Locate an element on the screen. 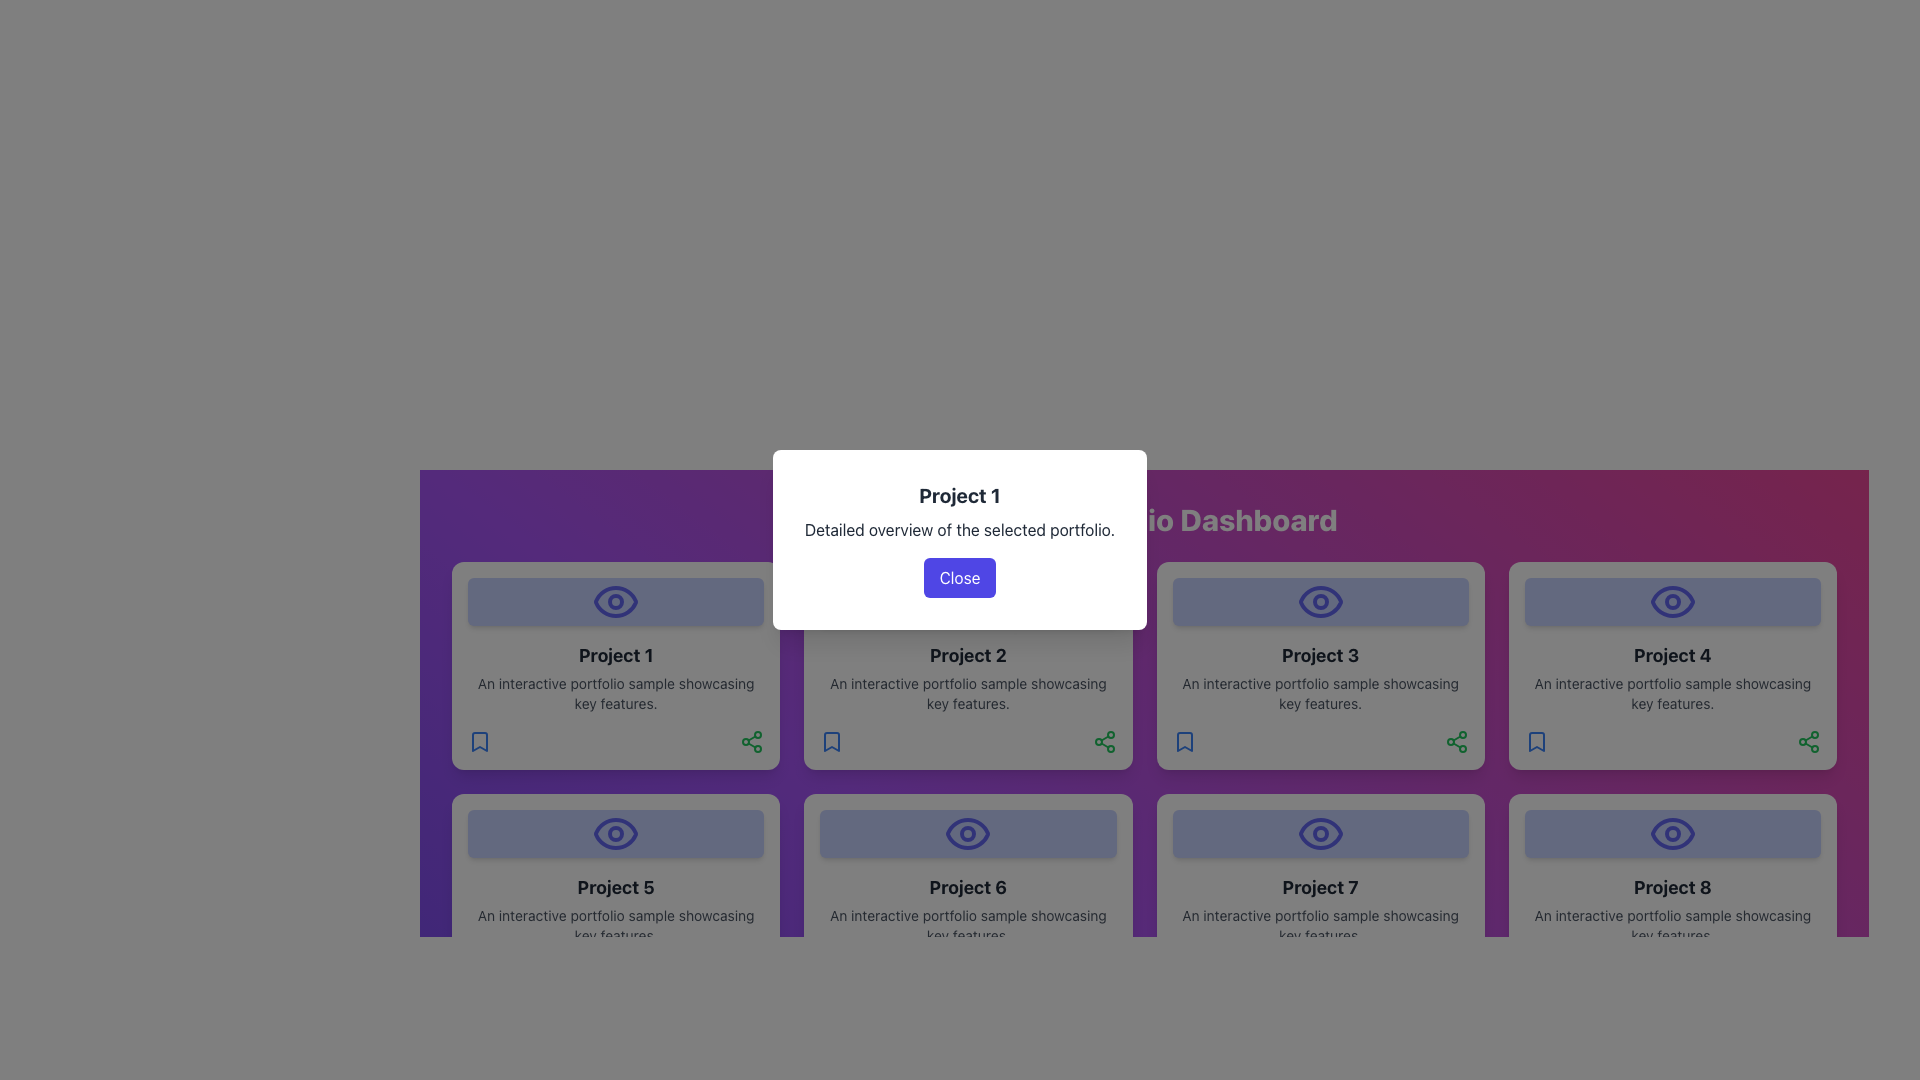 Image resolution: width=1920 pixels, height=1080 pixels. the small circle graphic component within the eye-like icon of the Project 4 card located in the top section of the card layout is located at coordinates (1672, 600).